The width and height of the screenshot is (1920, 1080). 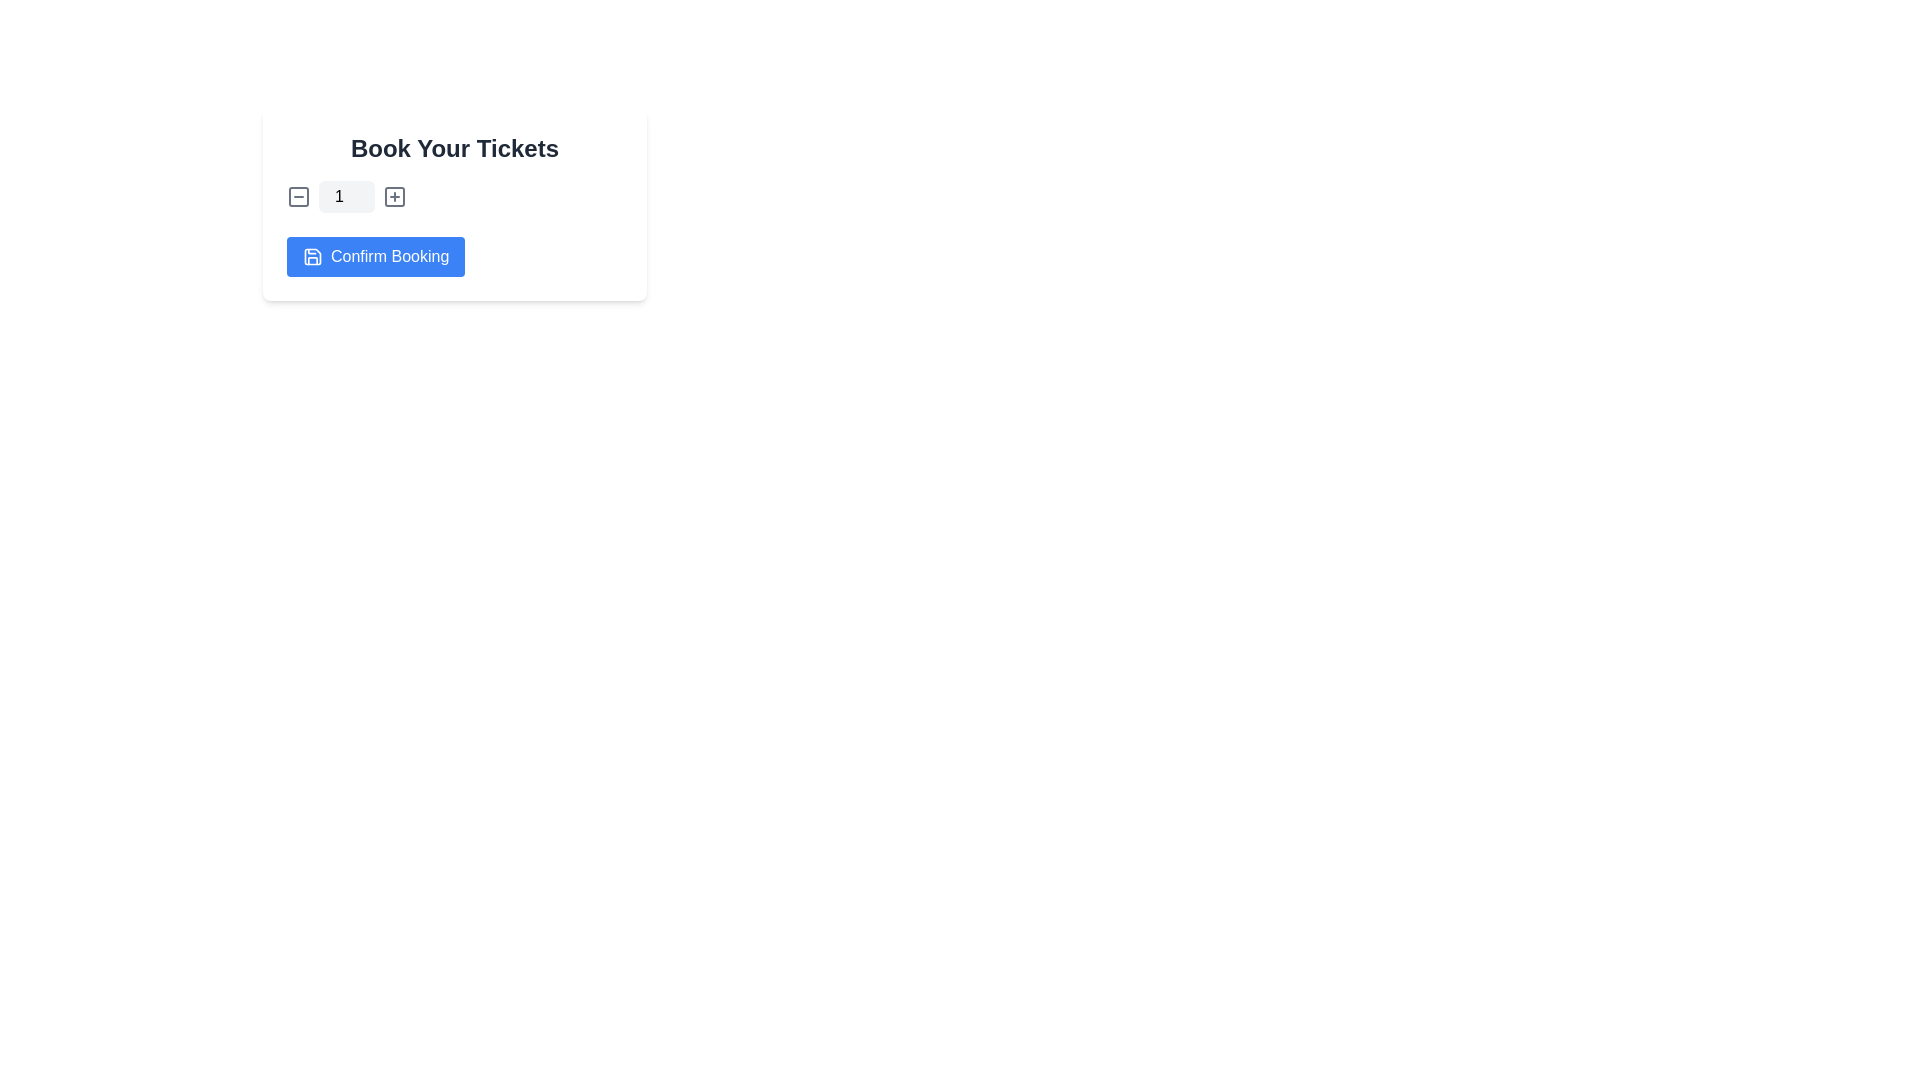 I want to click on the square icon button with a plus sign to increment the value, located to the right of the number input field labeled '1' under the header 'Book Your Tickets.', so click(x=394, y=196).